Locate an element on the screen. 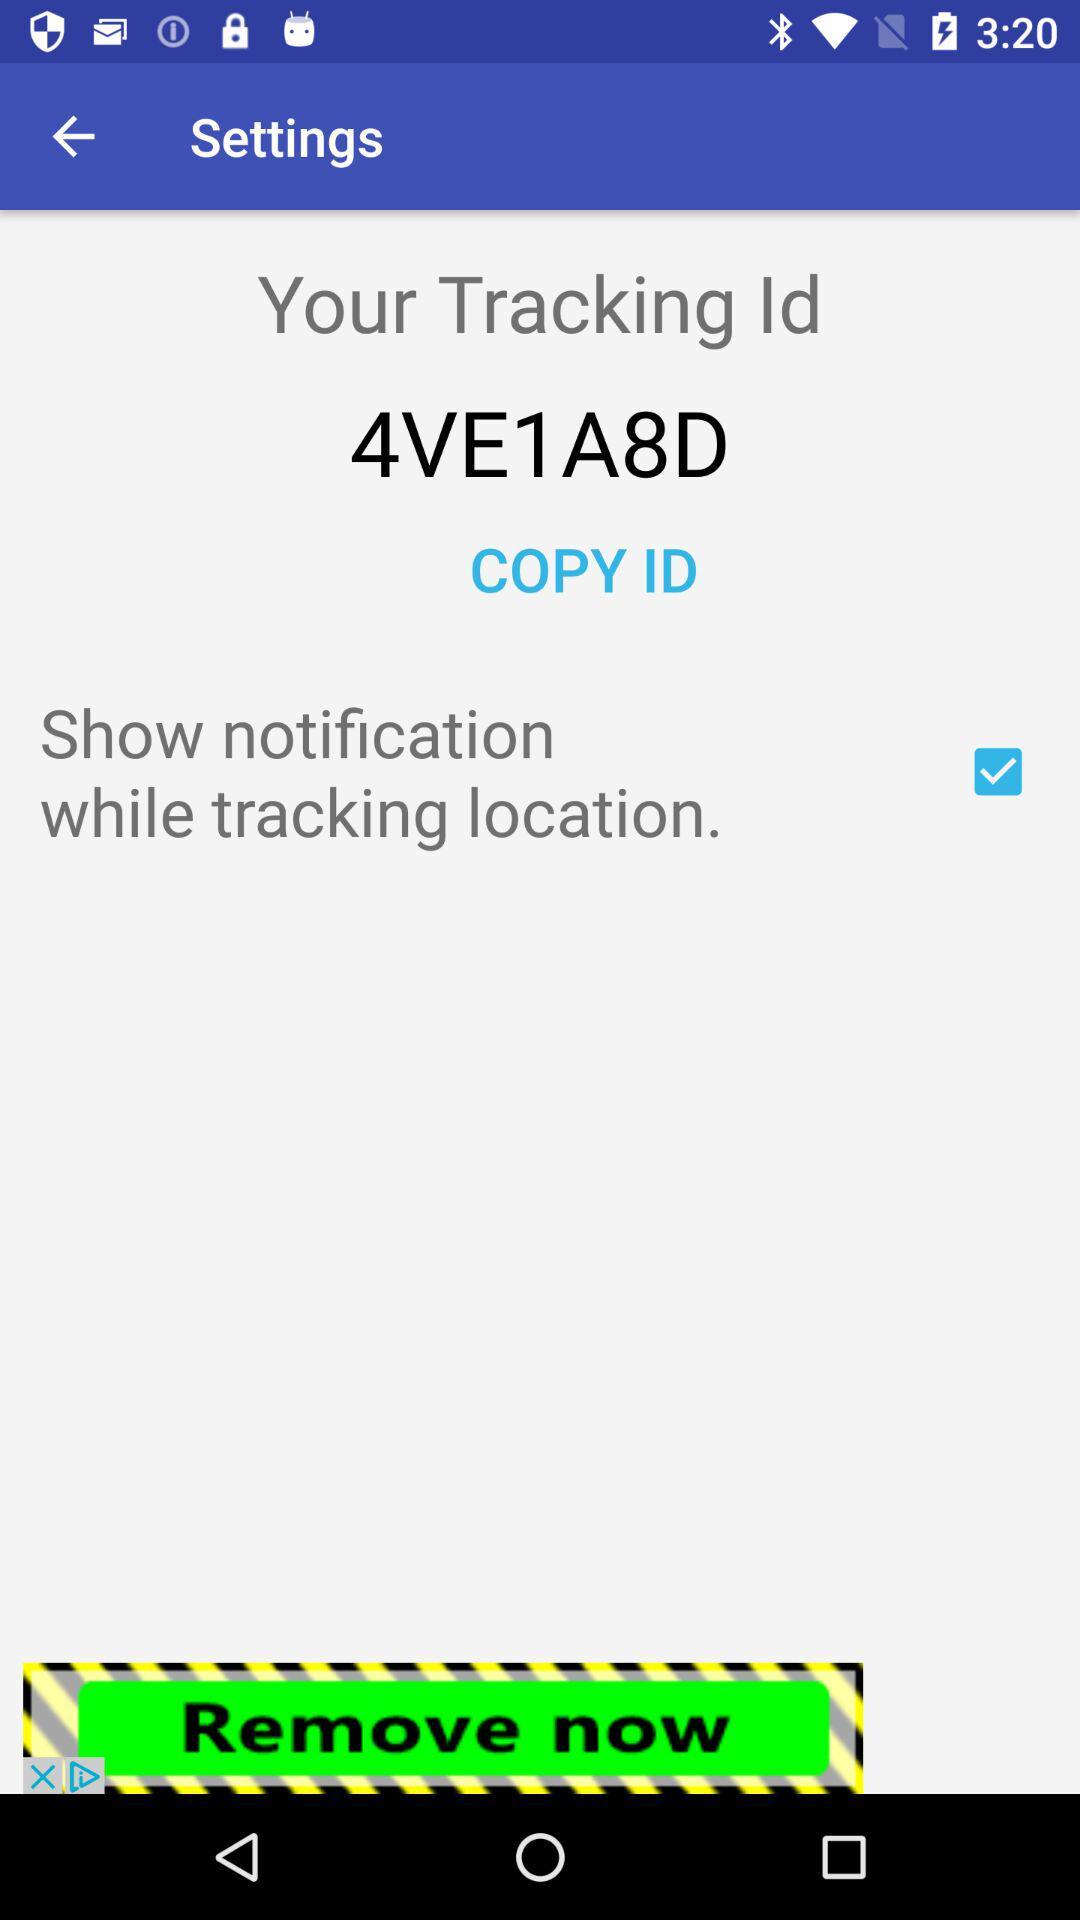 This screenshot has height=1920, width=1080. the advertisement is located at coordinates (442, 1727).